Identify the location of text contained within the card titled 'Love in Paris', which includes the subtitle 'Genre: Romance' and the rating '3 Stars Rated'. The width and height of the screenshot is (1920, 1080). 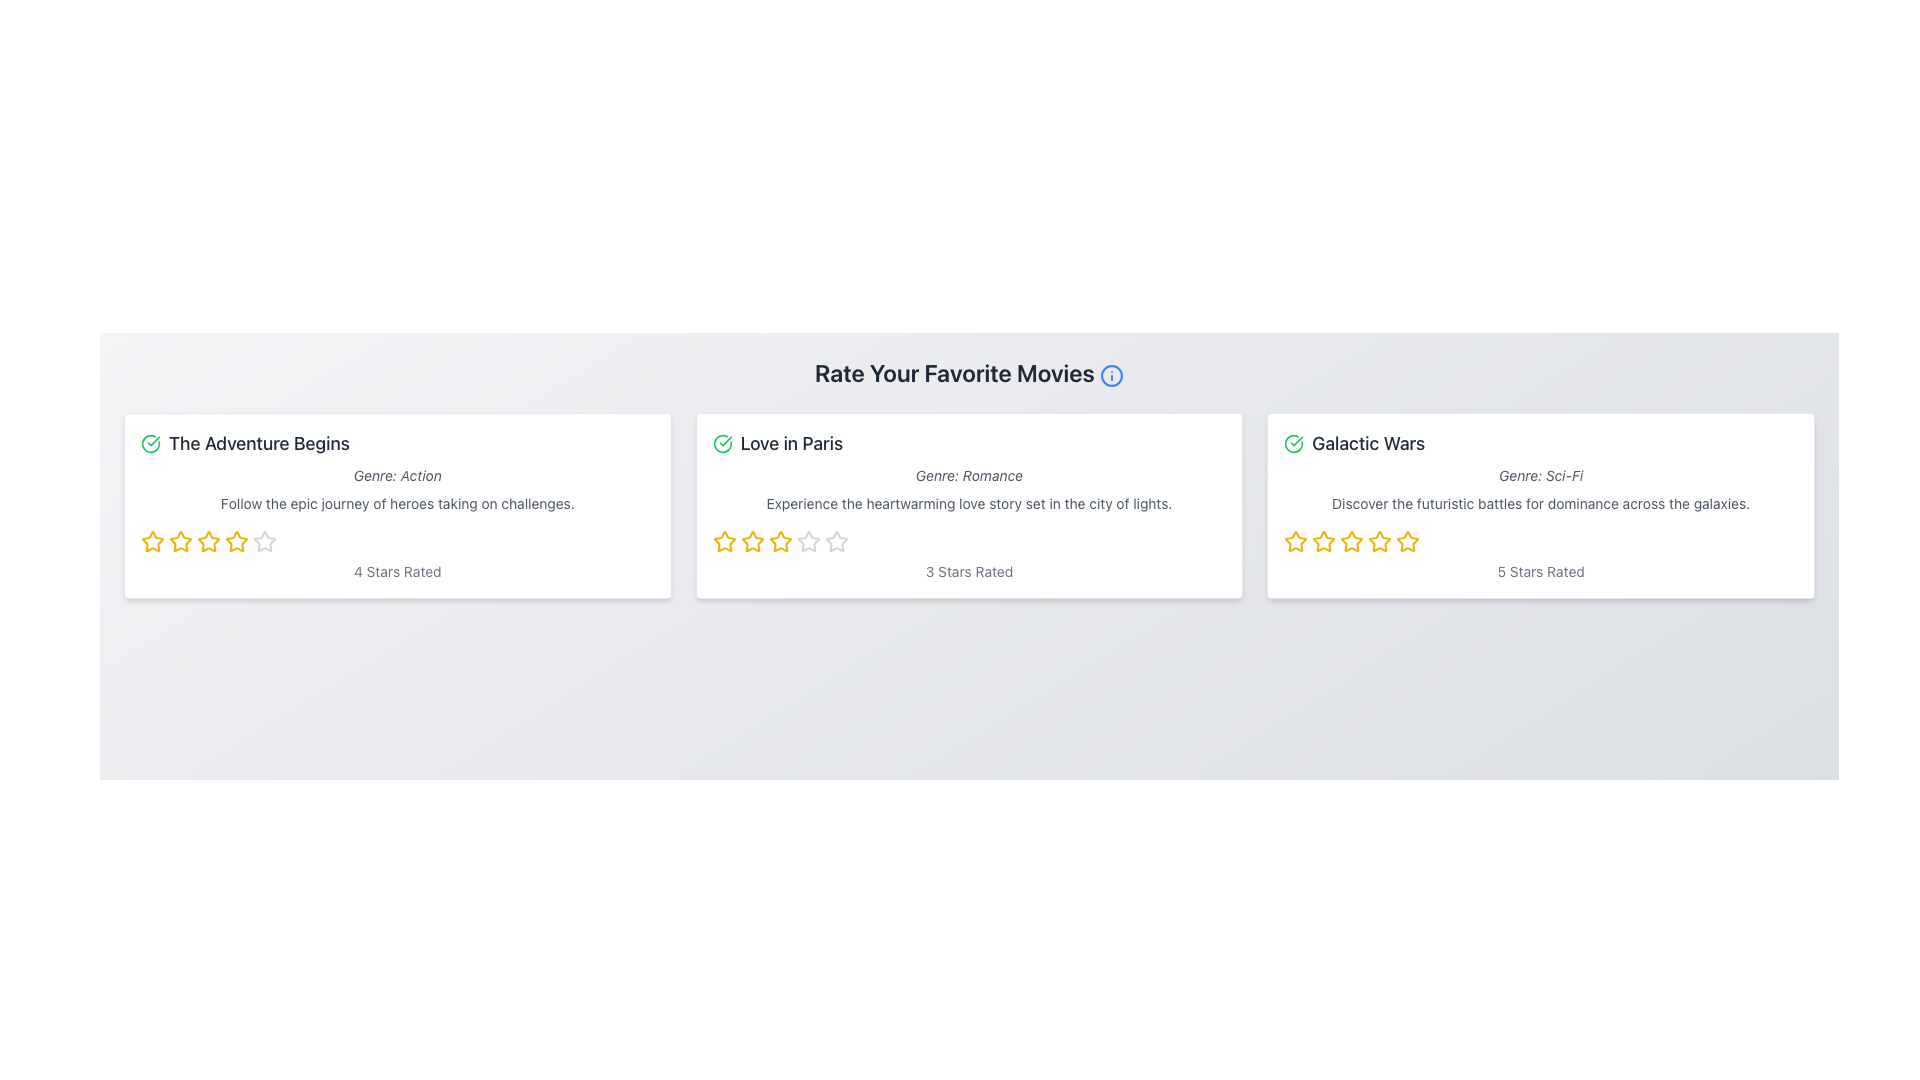
(969, 504).